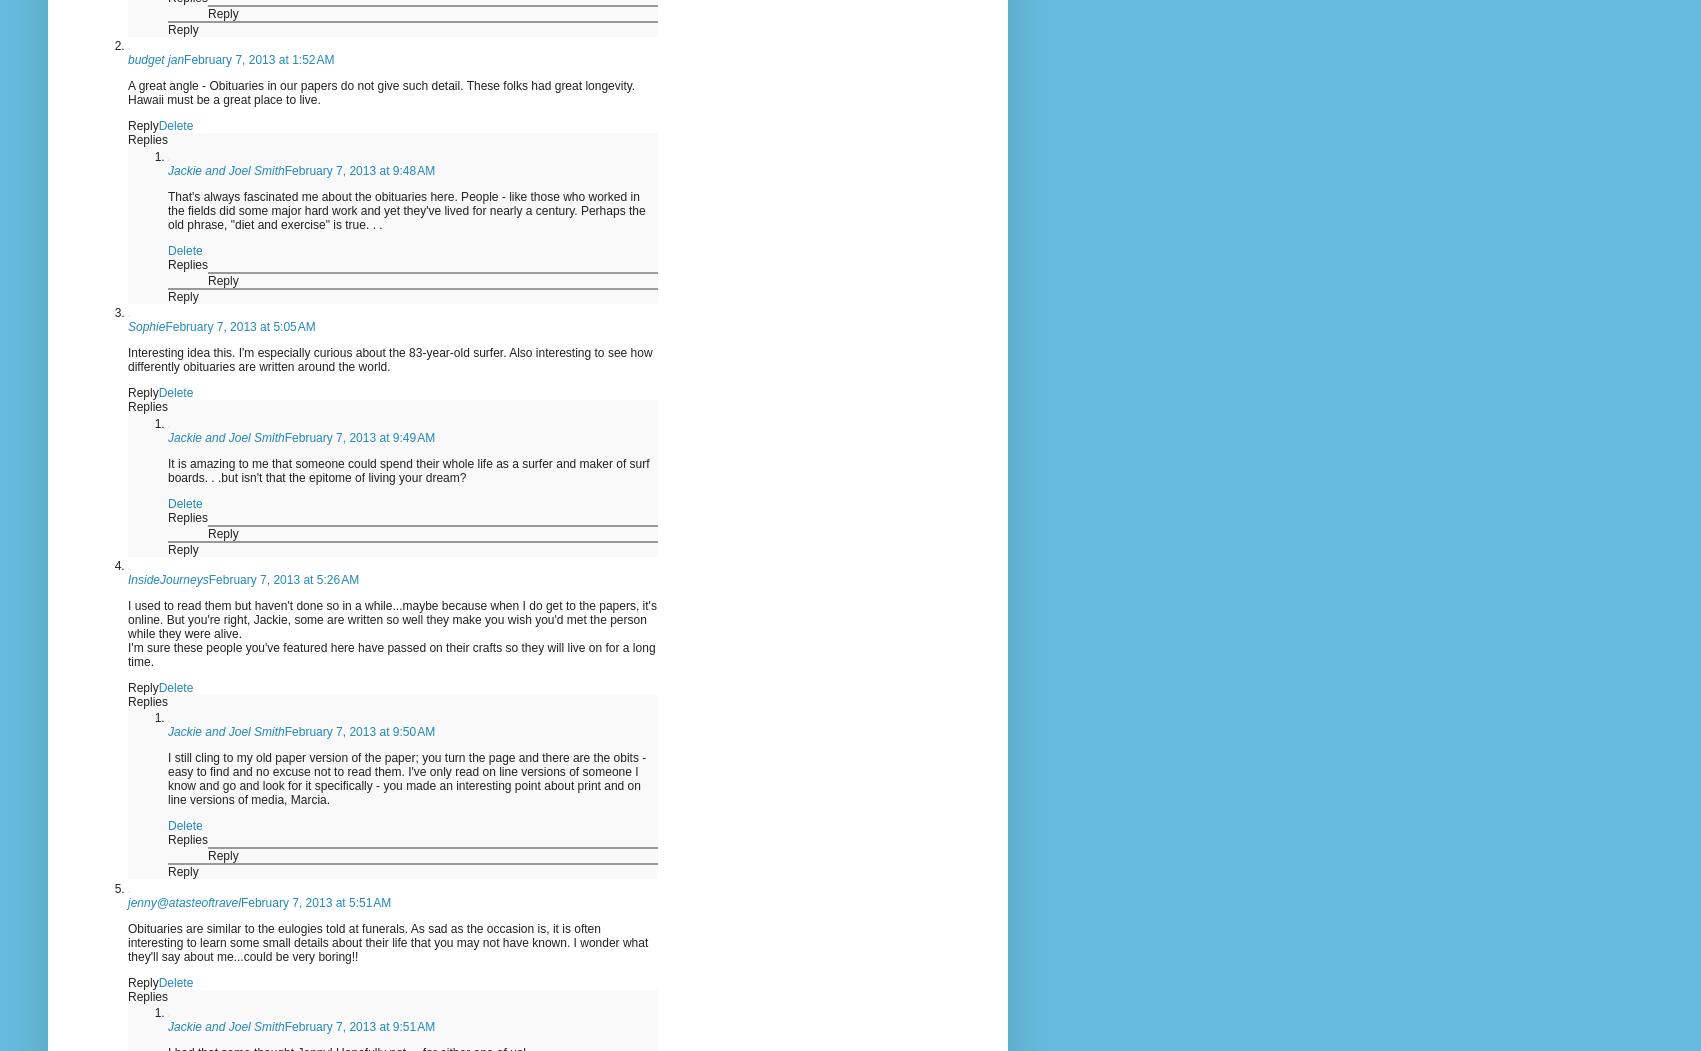 The width and height of the screenshot is (1701, 1051). What do you see at coordinates (145, 326) in the screenshot?
I see `'Sophie'` at bounding box center [145, 326].